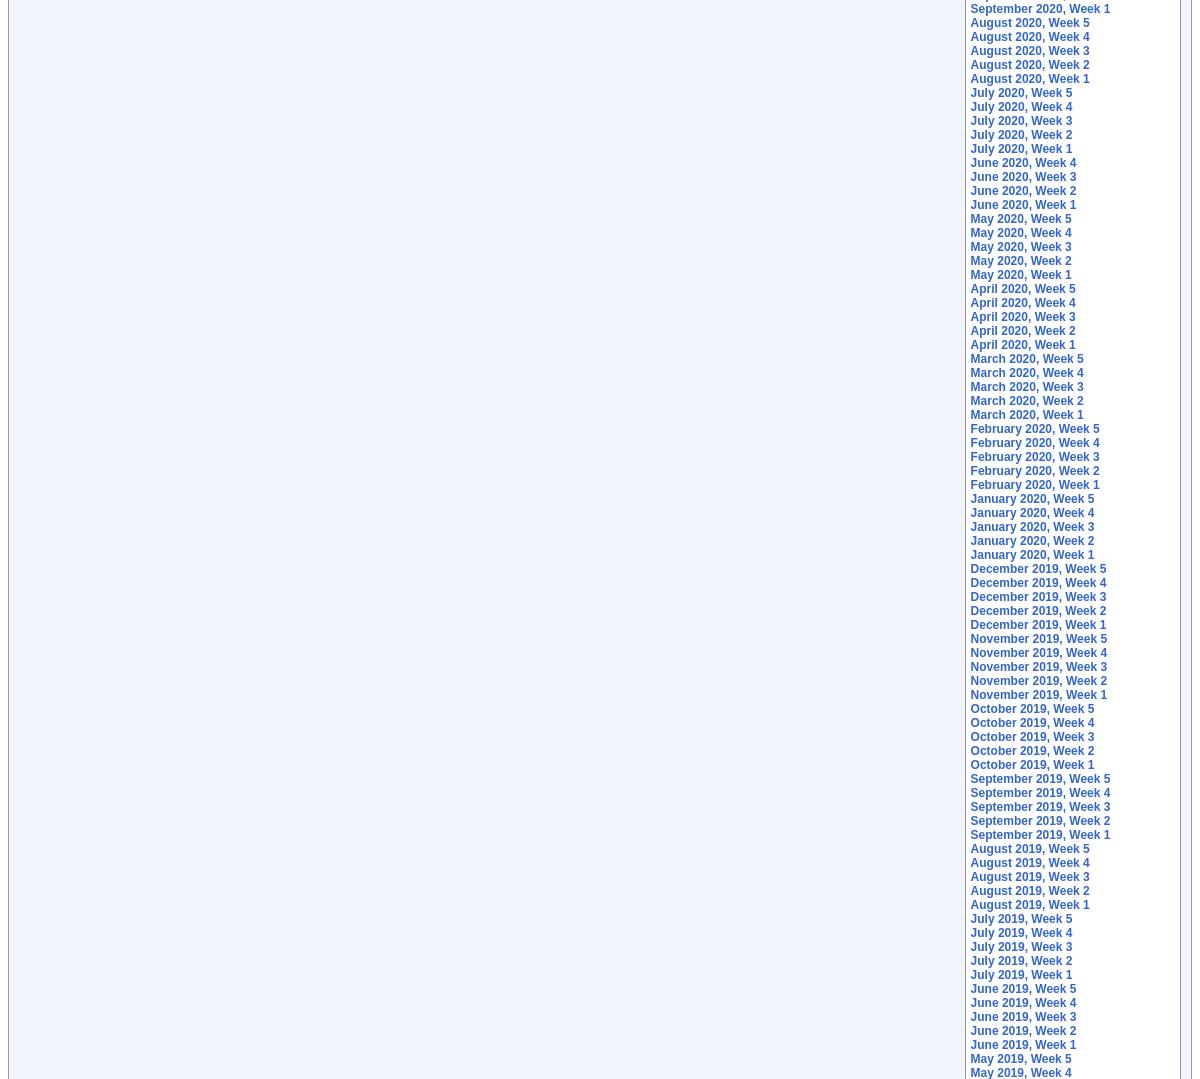  What do you see at coordinates (969, 37) in the screenshot?
I see `'August 2020, Week 4'` at bounding box center [969, 37].